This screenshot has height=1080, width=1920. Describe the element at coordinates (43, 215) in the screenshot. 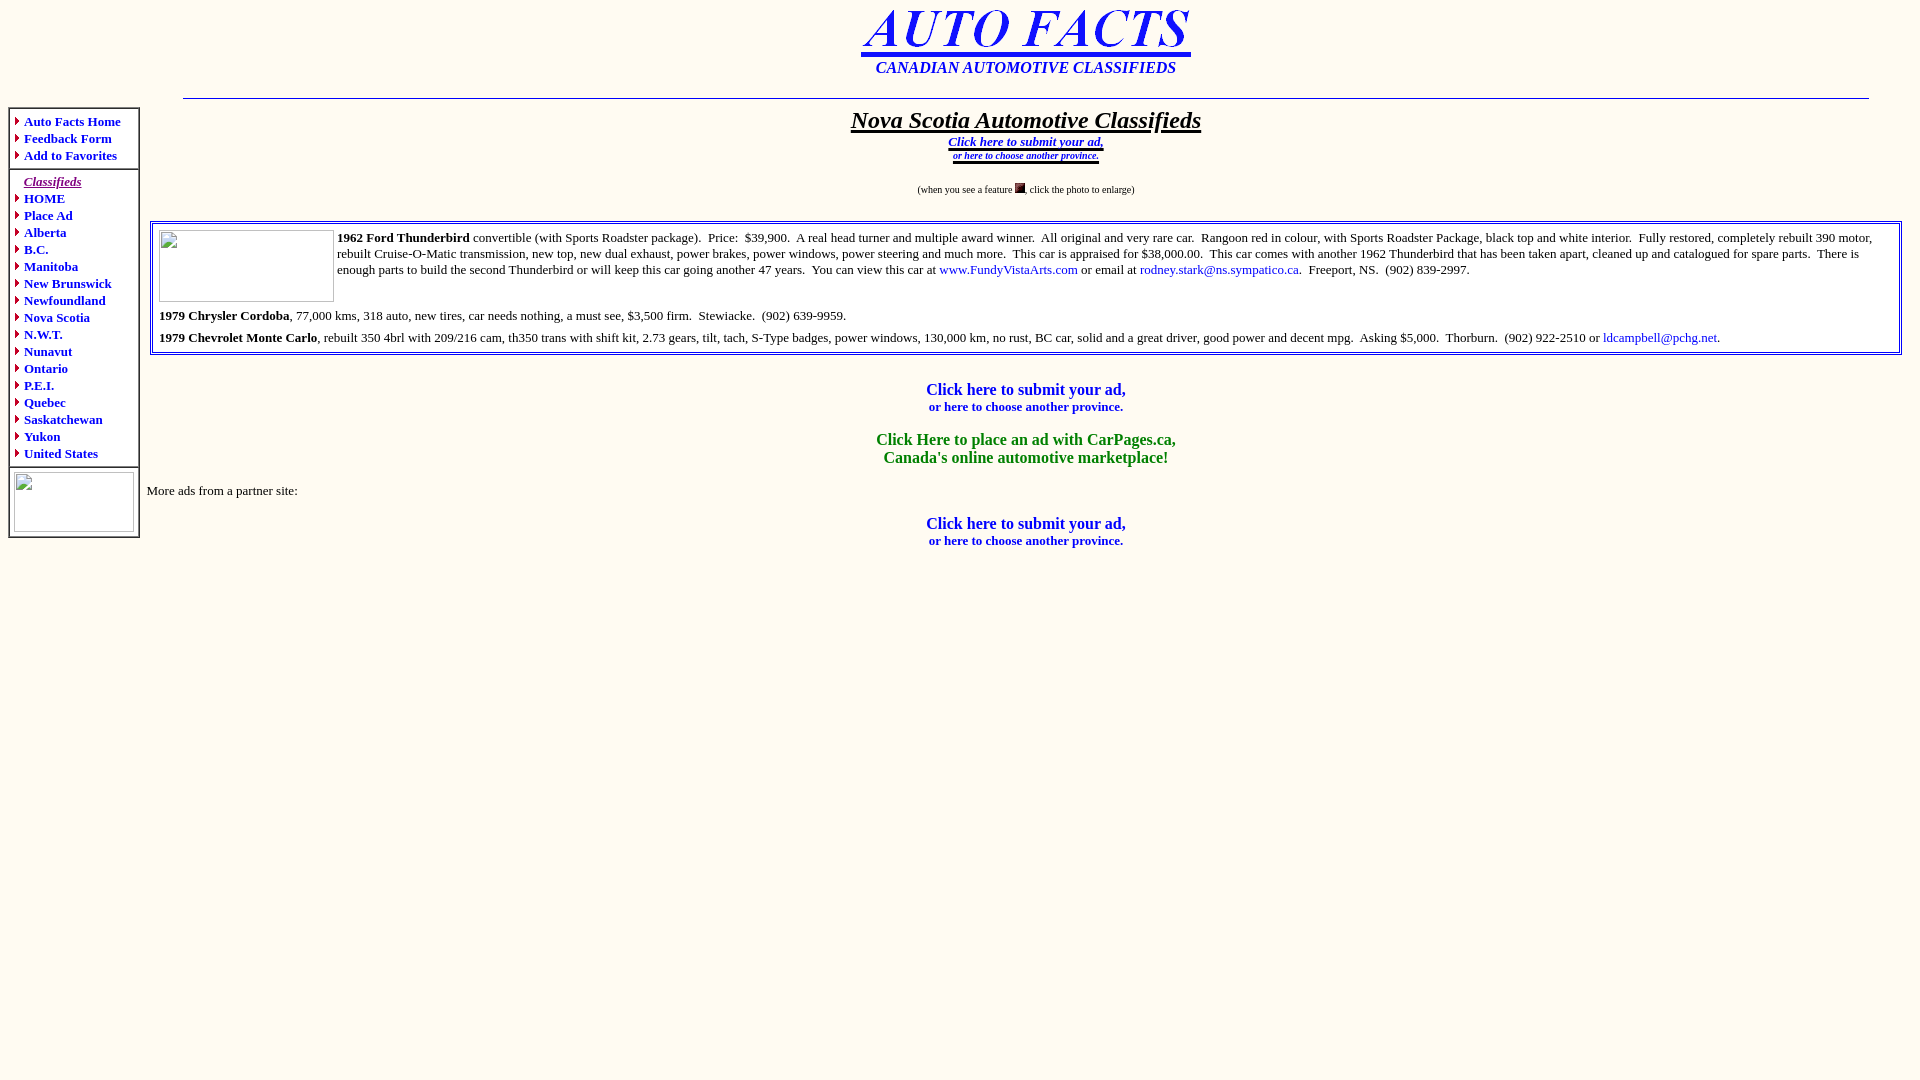

I see `'Place Ad'` at that location.